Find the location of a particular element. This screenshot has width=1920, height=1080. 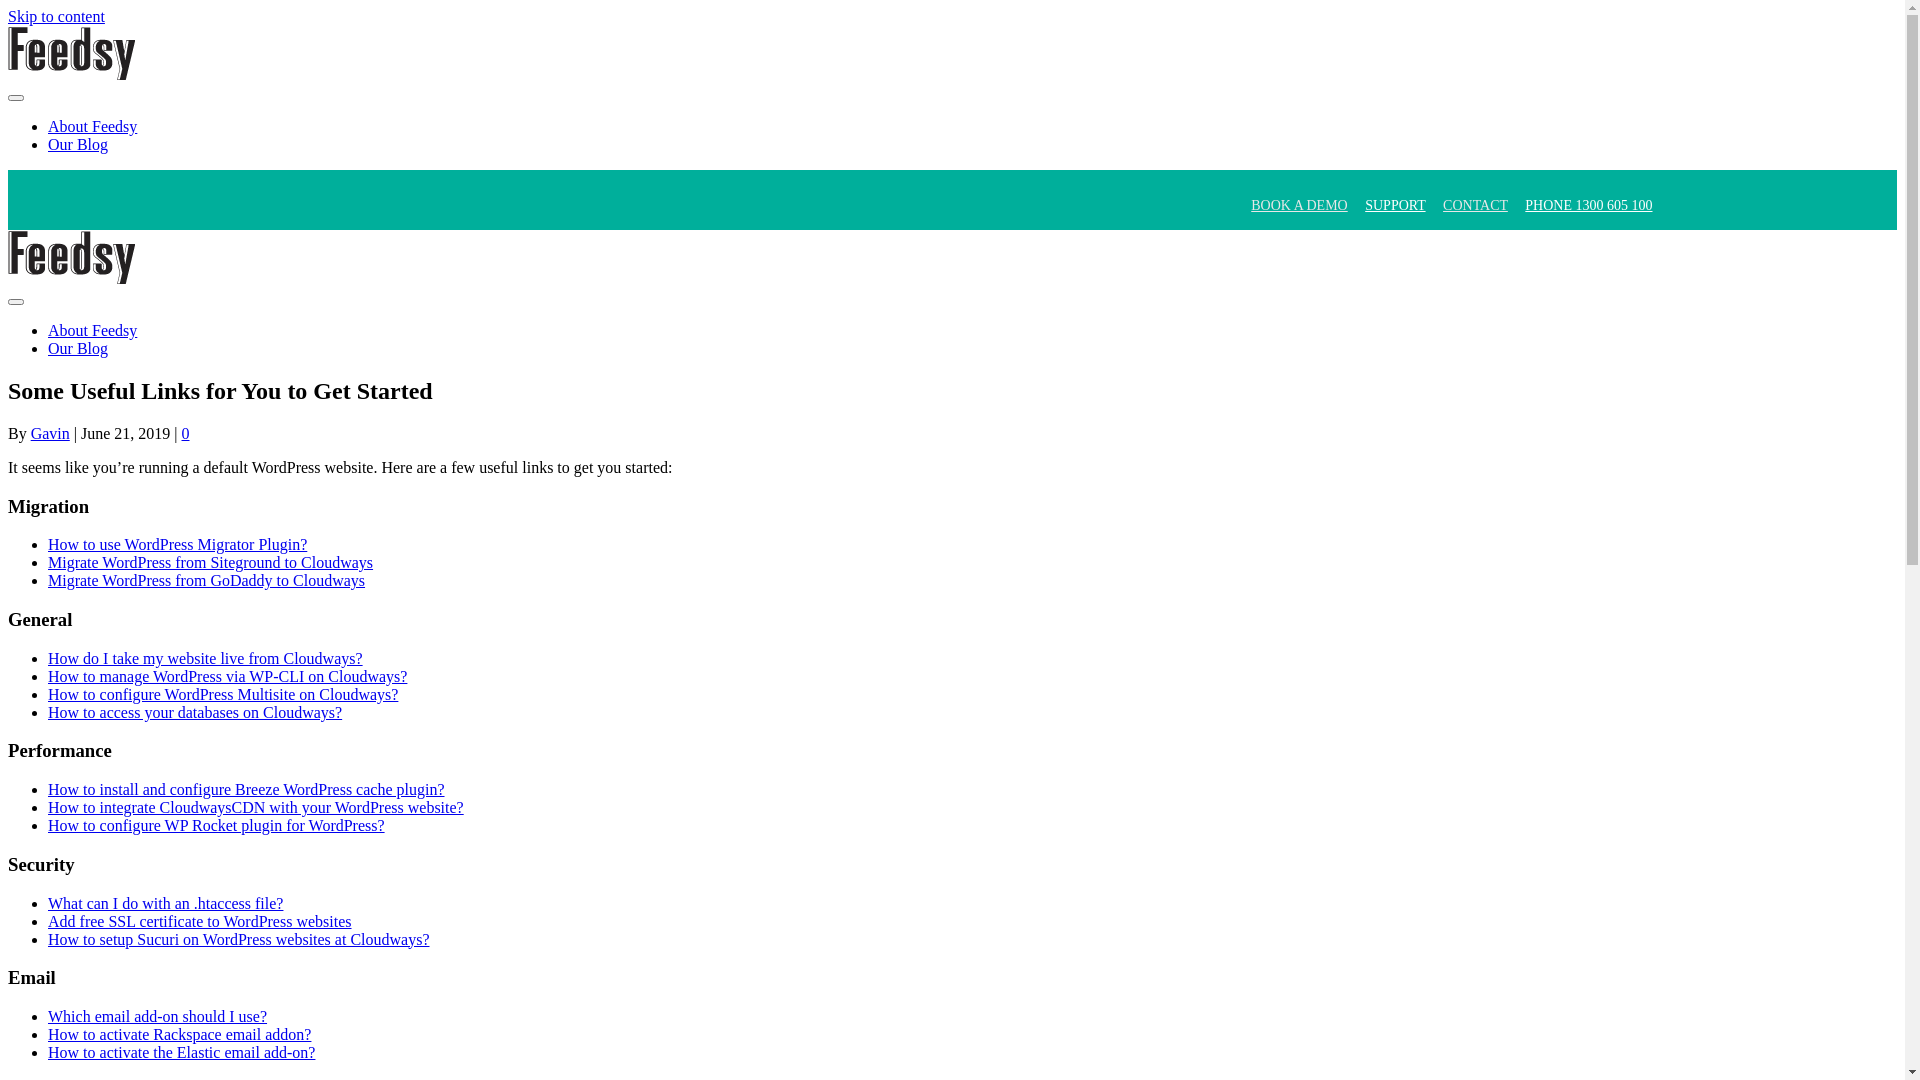

'About Feedsy' is located at coordinates (91, 329).